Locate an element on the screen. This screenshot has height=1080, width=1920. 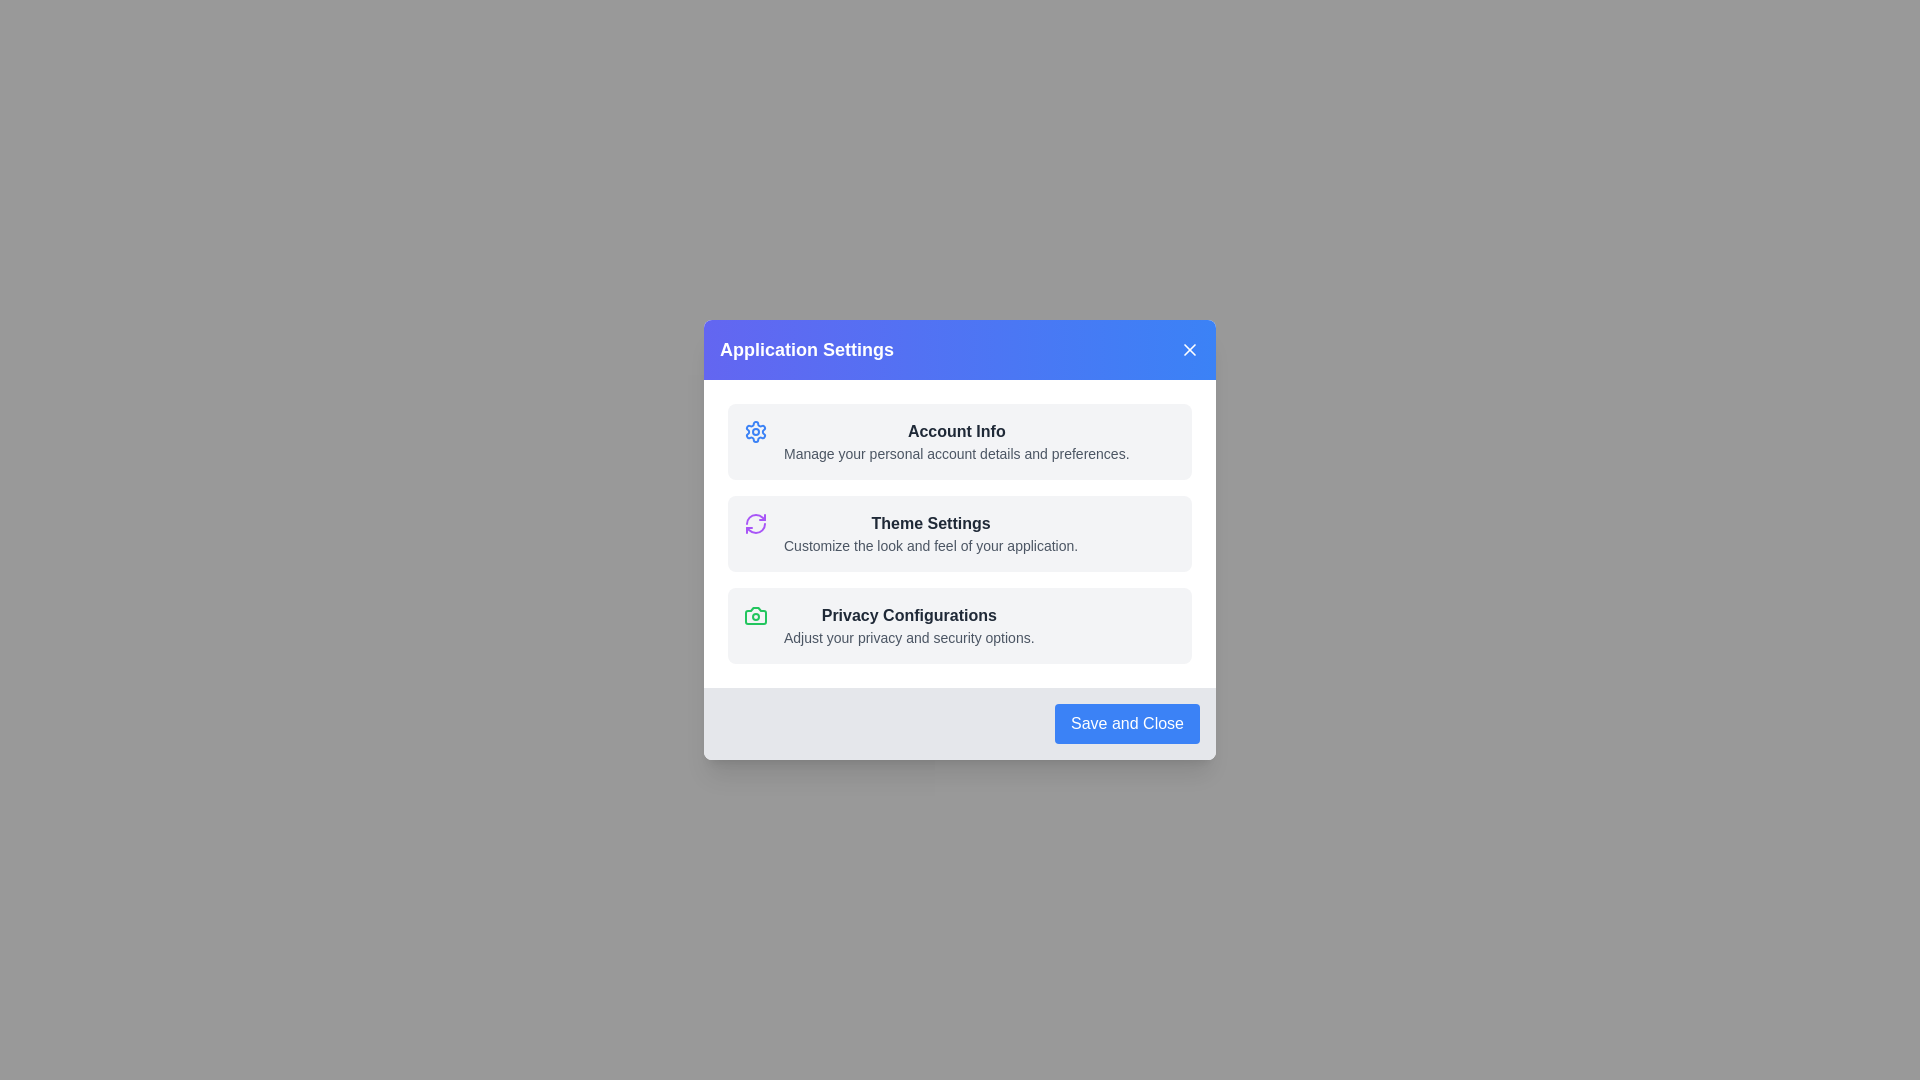
the close button to close the dialog is located at coordinates (1190, 349).